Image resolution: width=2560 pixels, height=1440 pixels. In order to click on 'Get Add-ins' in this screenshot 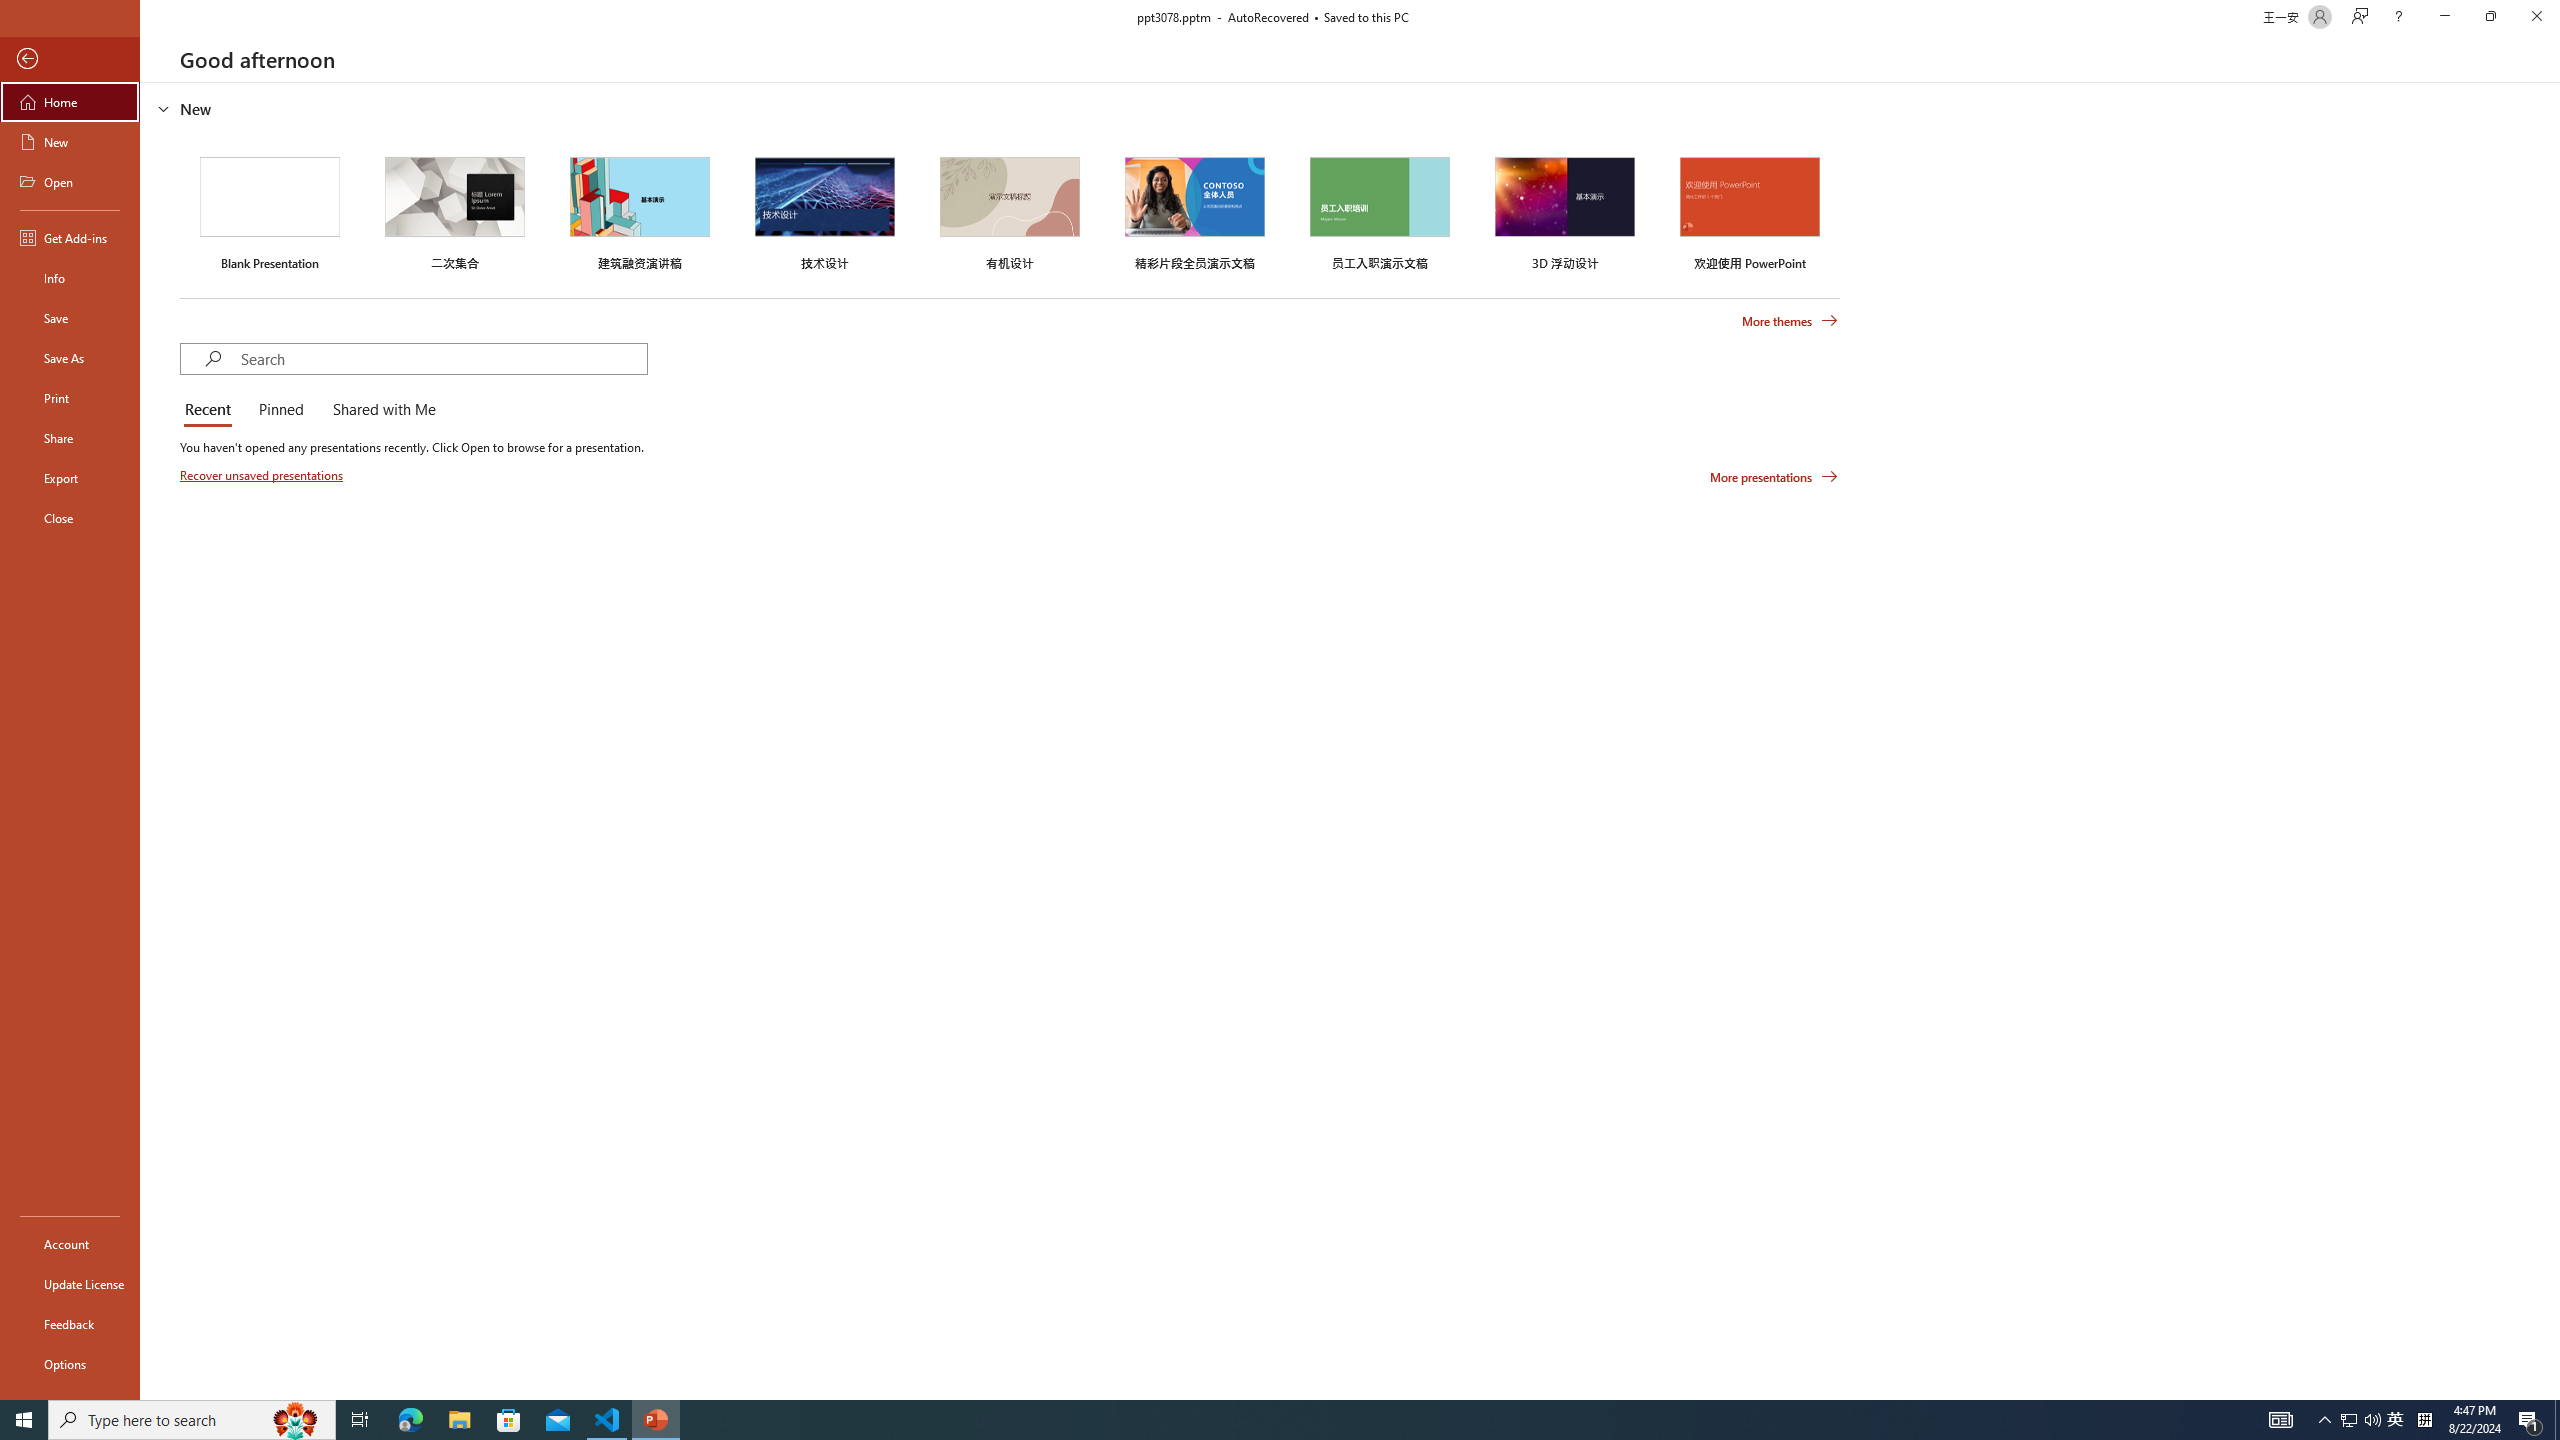, I will do `click(69, 237)`.